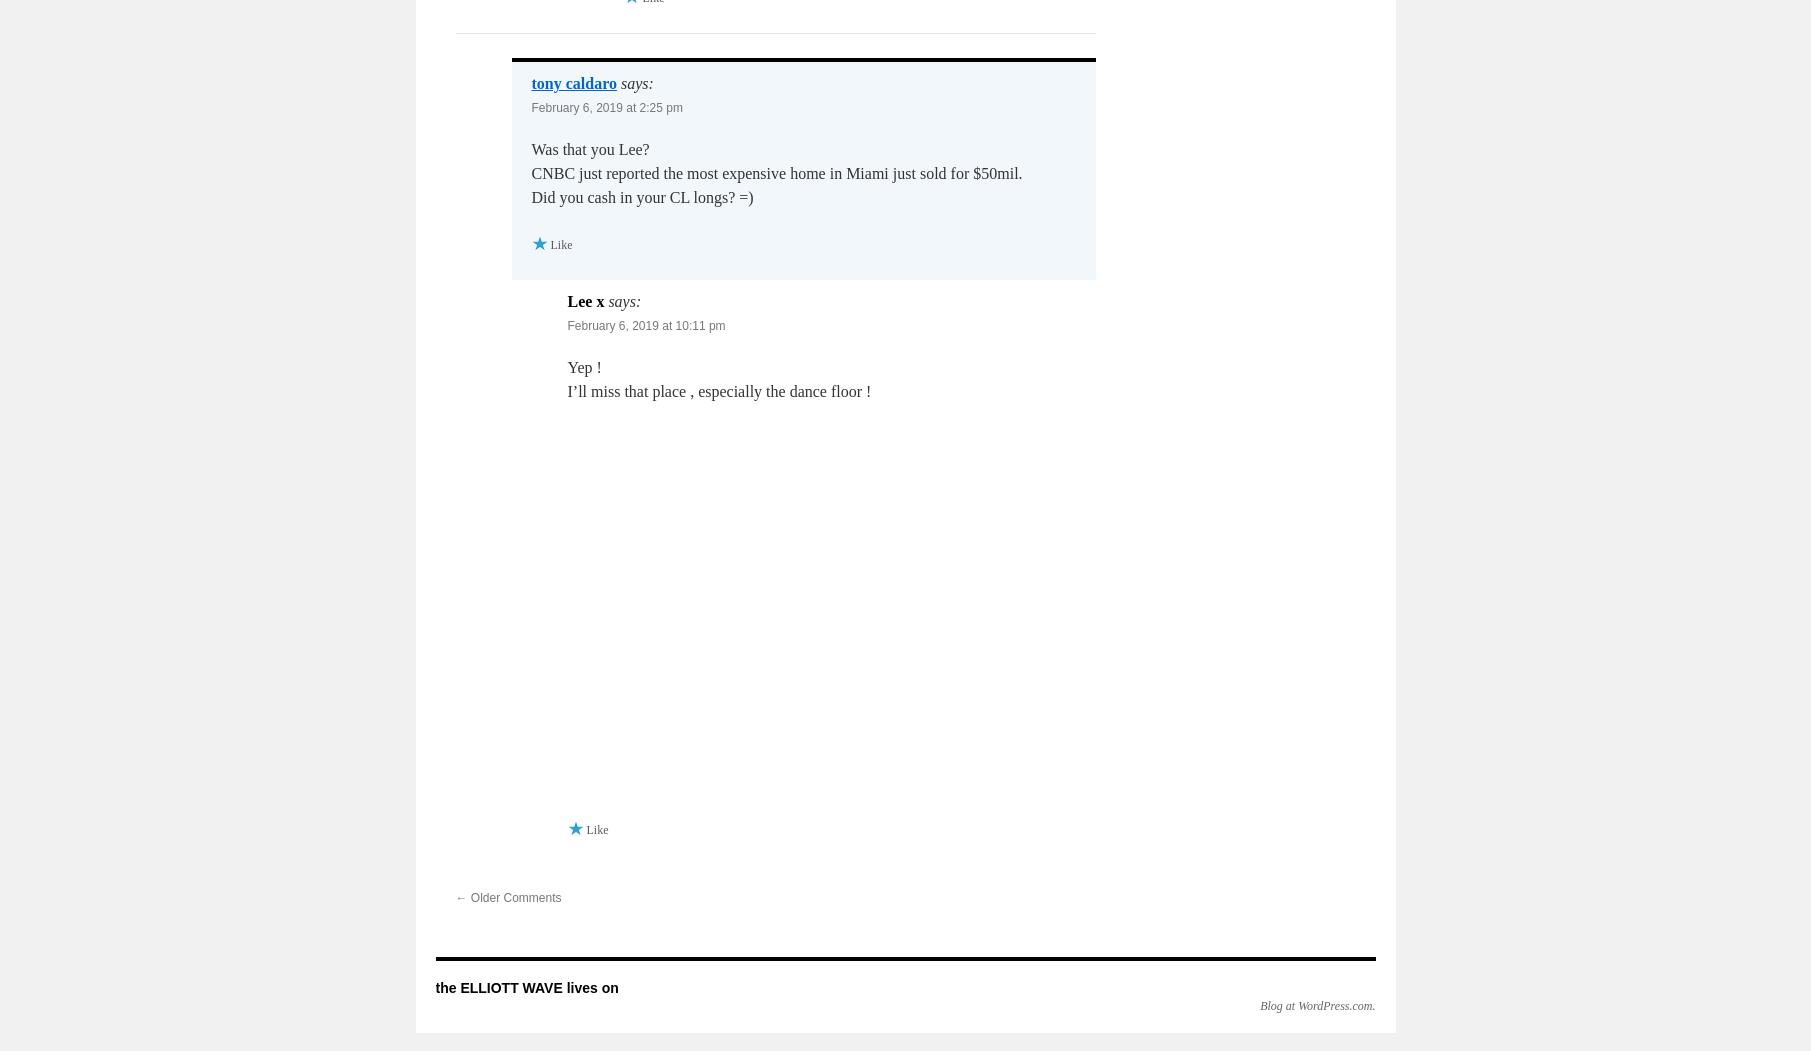 This screenshot has height=1051, width=1811. Describe the element at coordinates (525, 986) in the screenshot. I see `'the ELLIOTT WAVE lives on'` at that location.